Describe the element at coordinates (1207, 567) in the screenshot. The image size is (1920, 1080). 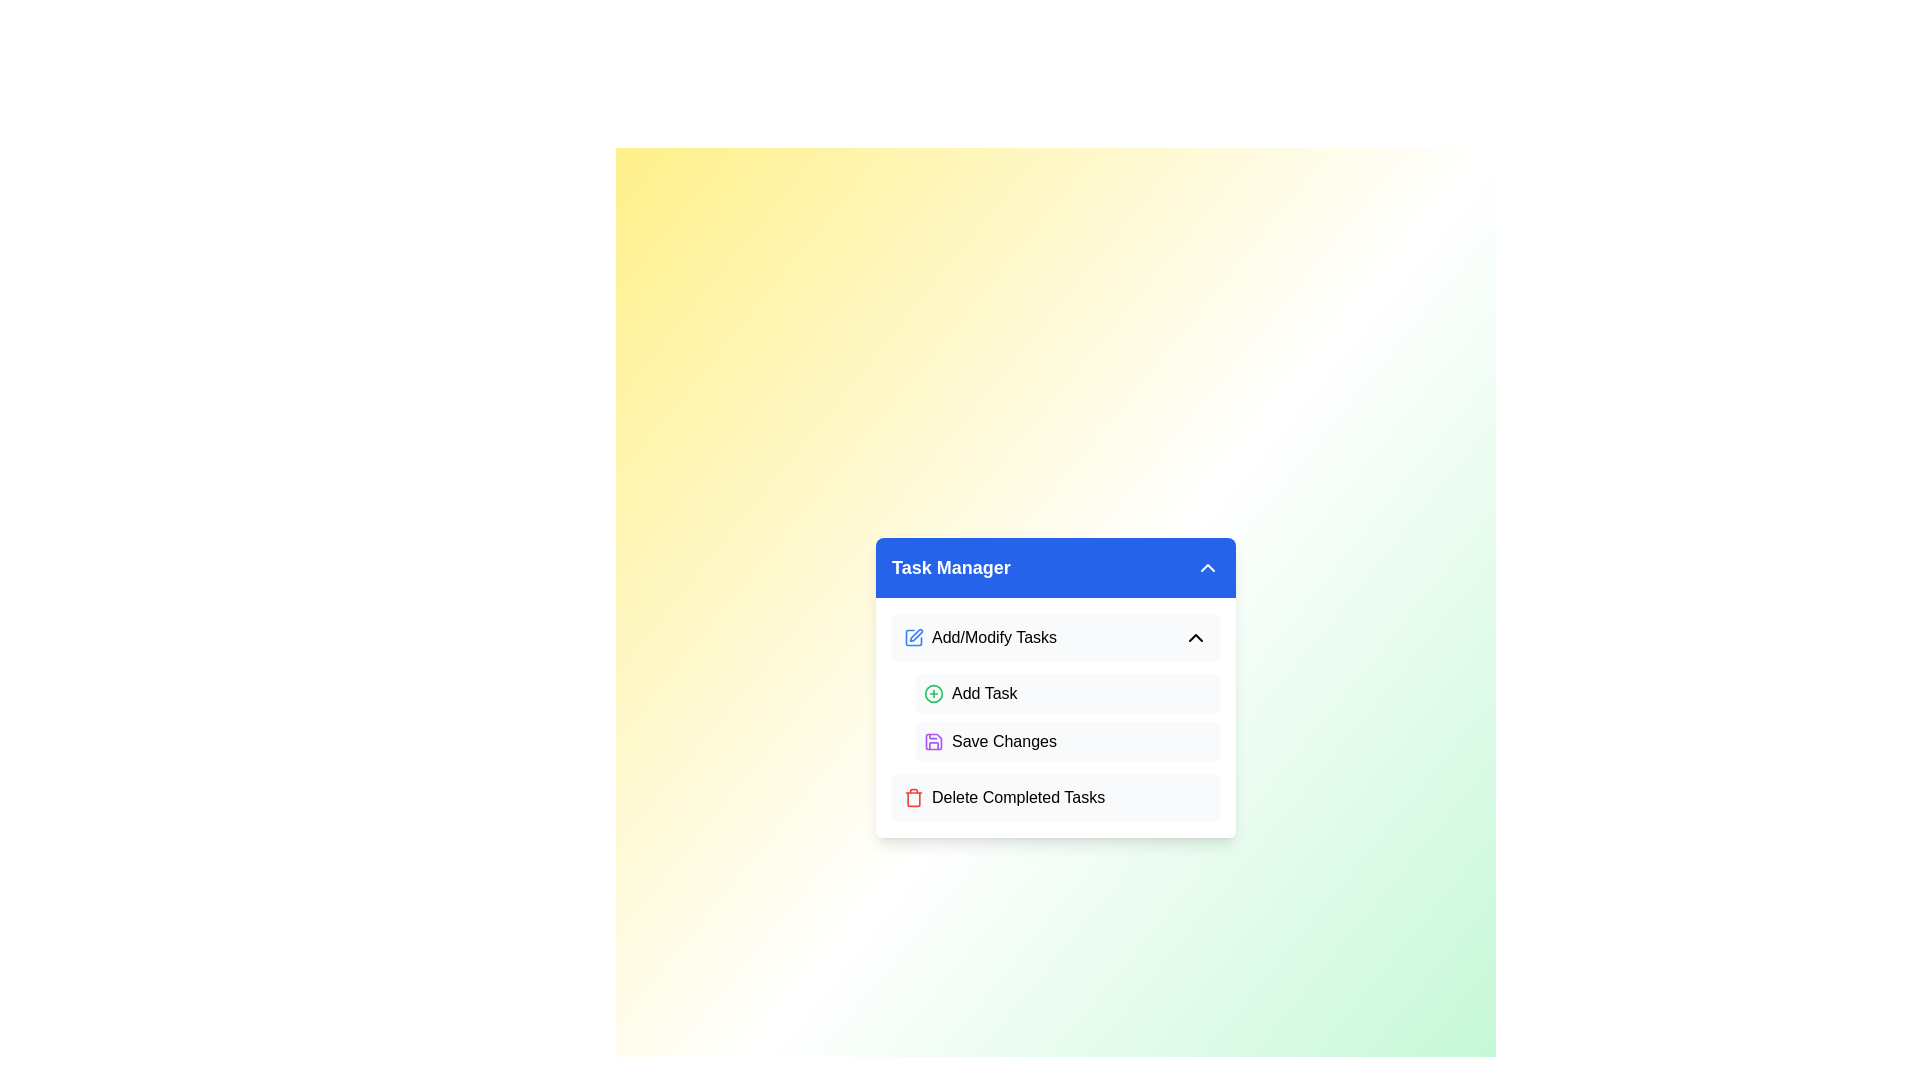
I see `the Dropdown toggler icon at the far-right end of the 'Task Manager' section` at that location.